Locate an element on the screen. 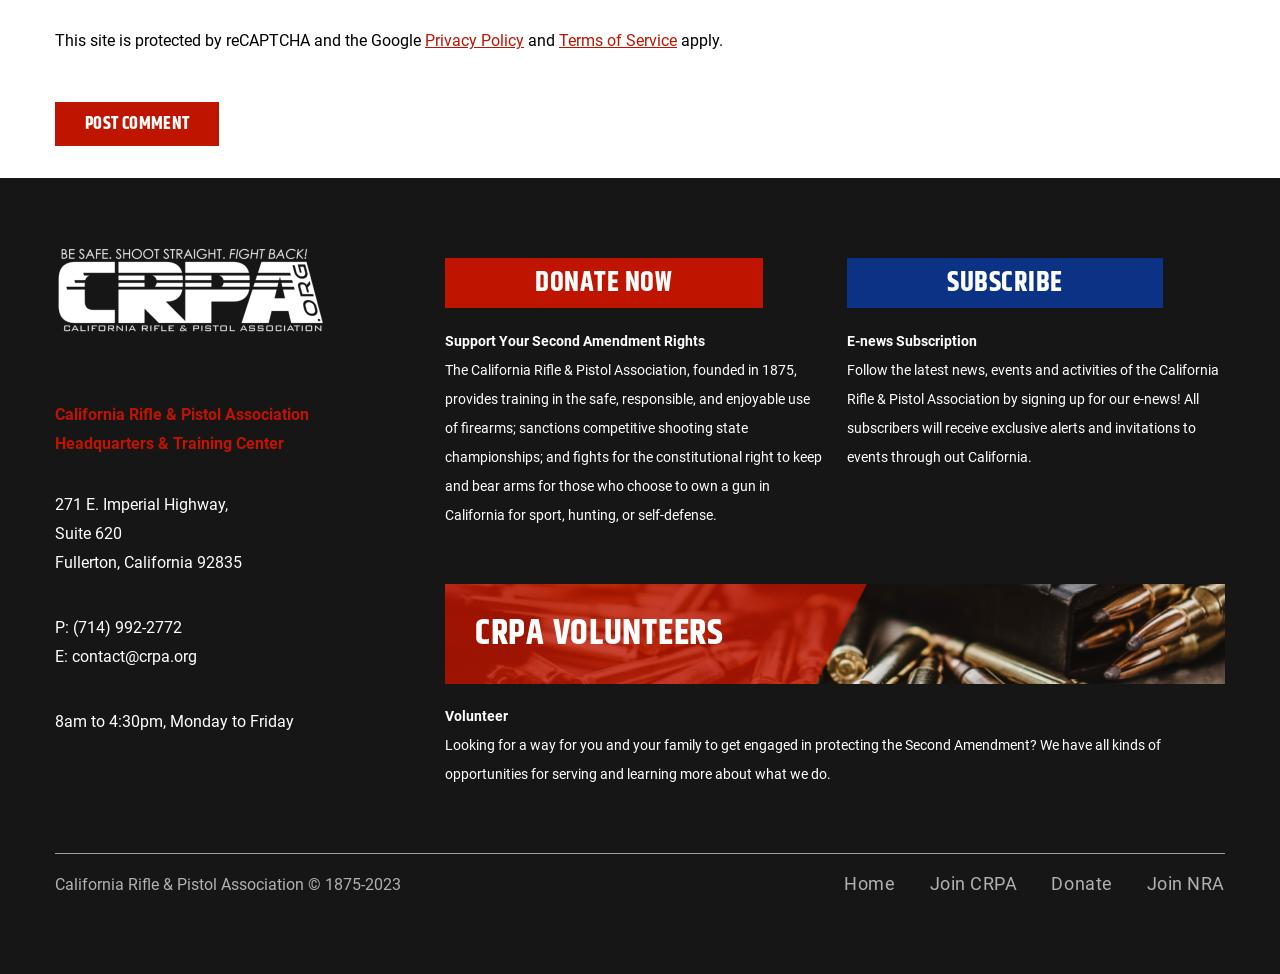  'Subscribe' is located at coordinates (1004, 282).